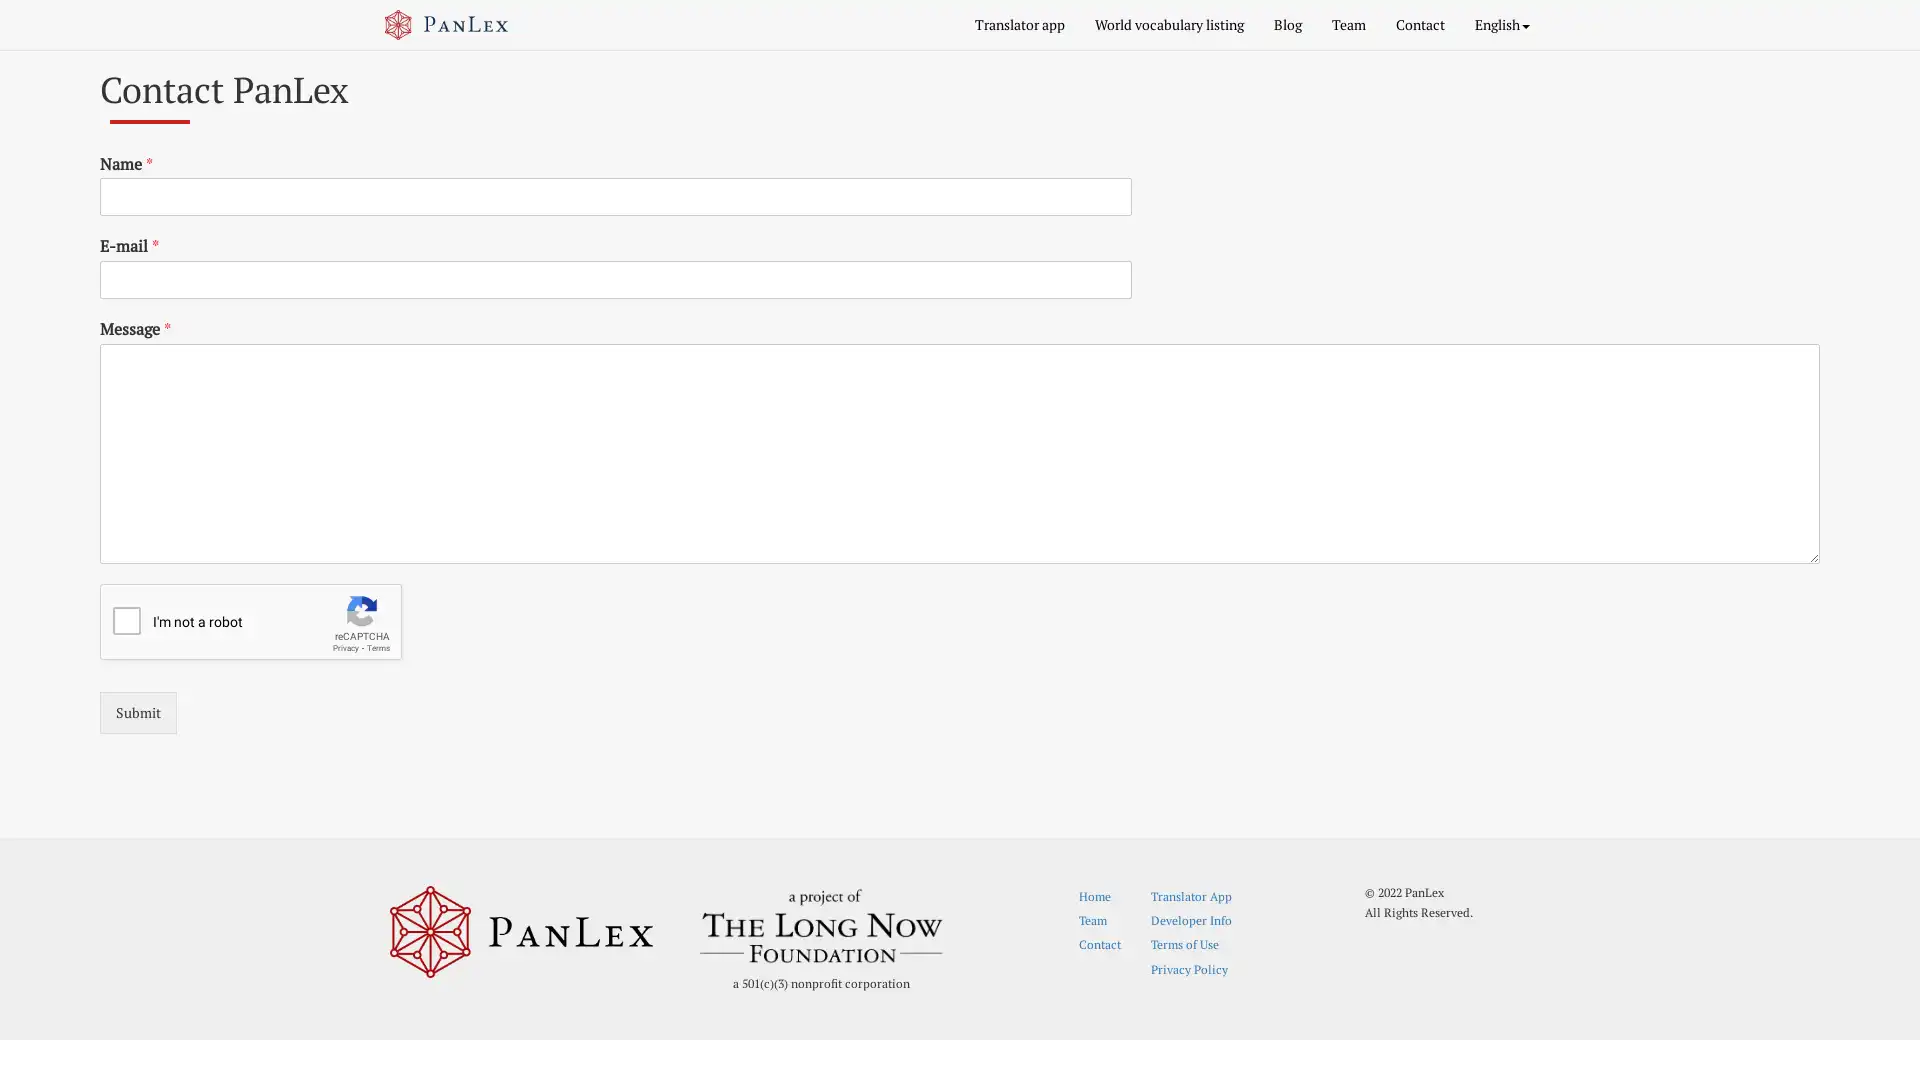 The height and width of the screenshot is (1080, 1920). Describe the element at coordinates (137, 711) in the screenshot. I see `Submit` at that location.